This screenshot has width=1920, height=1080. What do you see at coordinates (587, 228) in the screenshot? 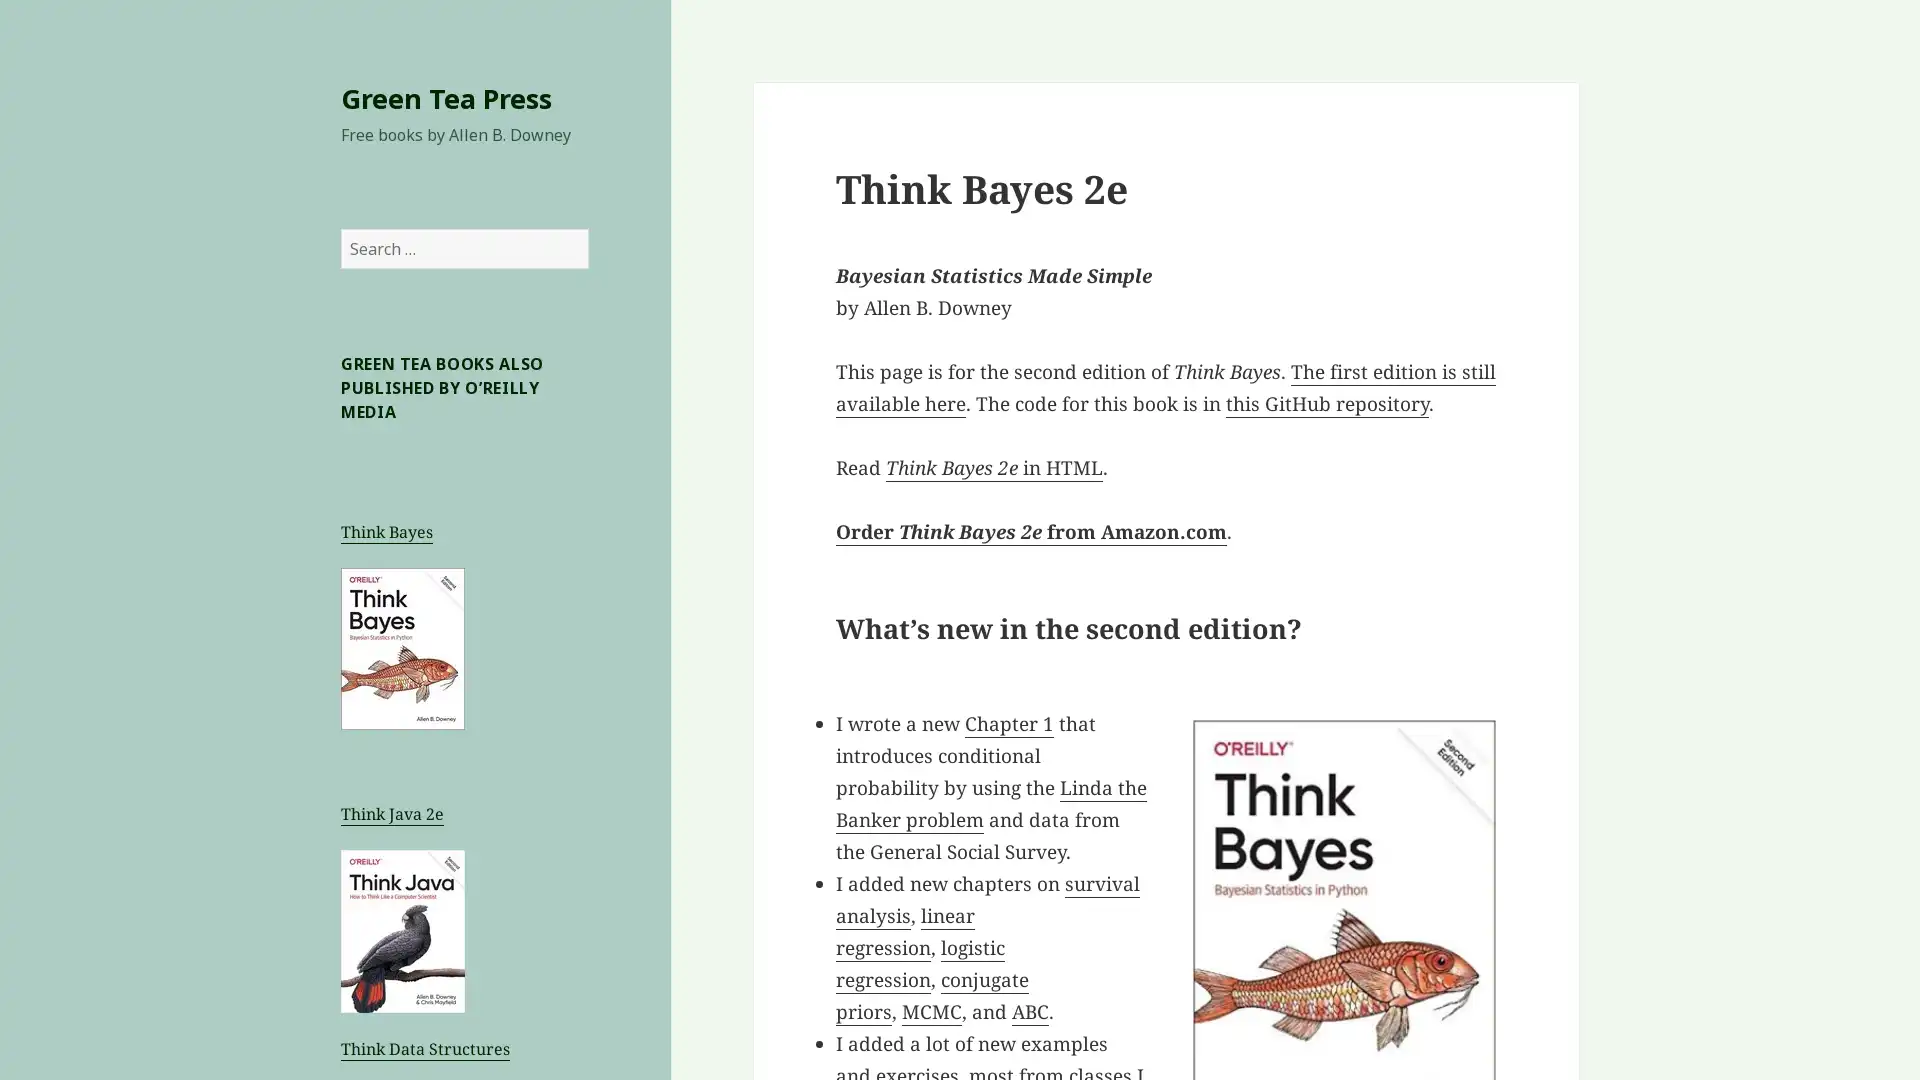
I see `Search` at bounding box center [587, 228].